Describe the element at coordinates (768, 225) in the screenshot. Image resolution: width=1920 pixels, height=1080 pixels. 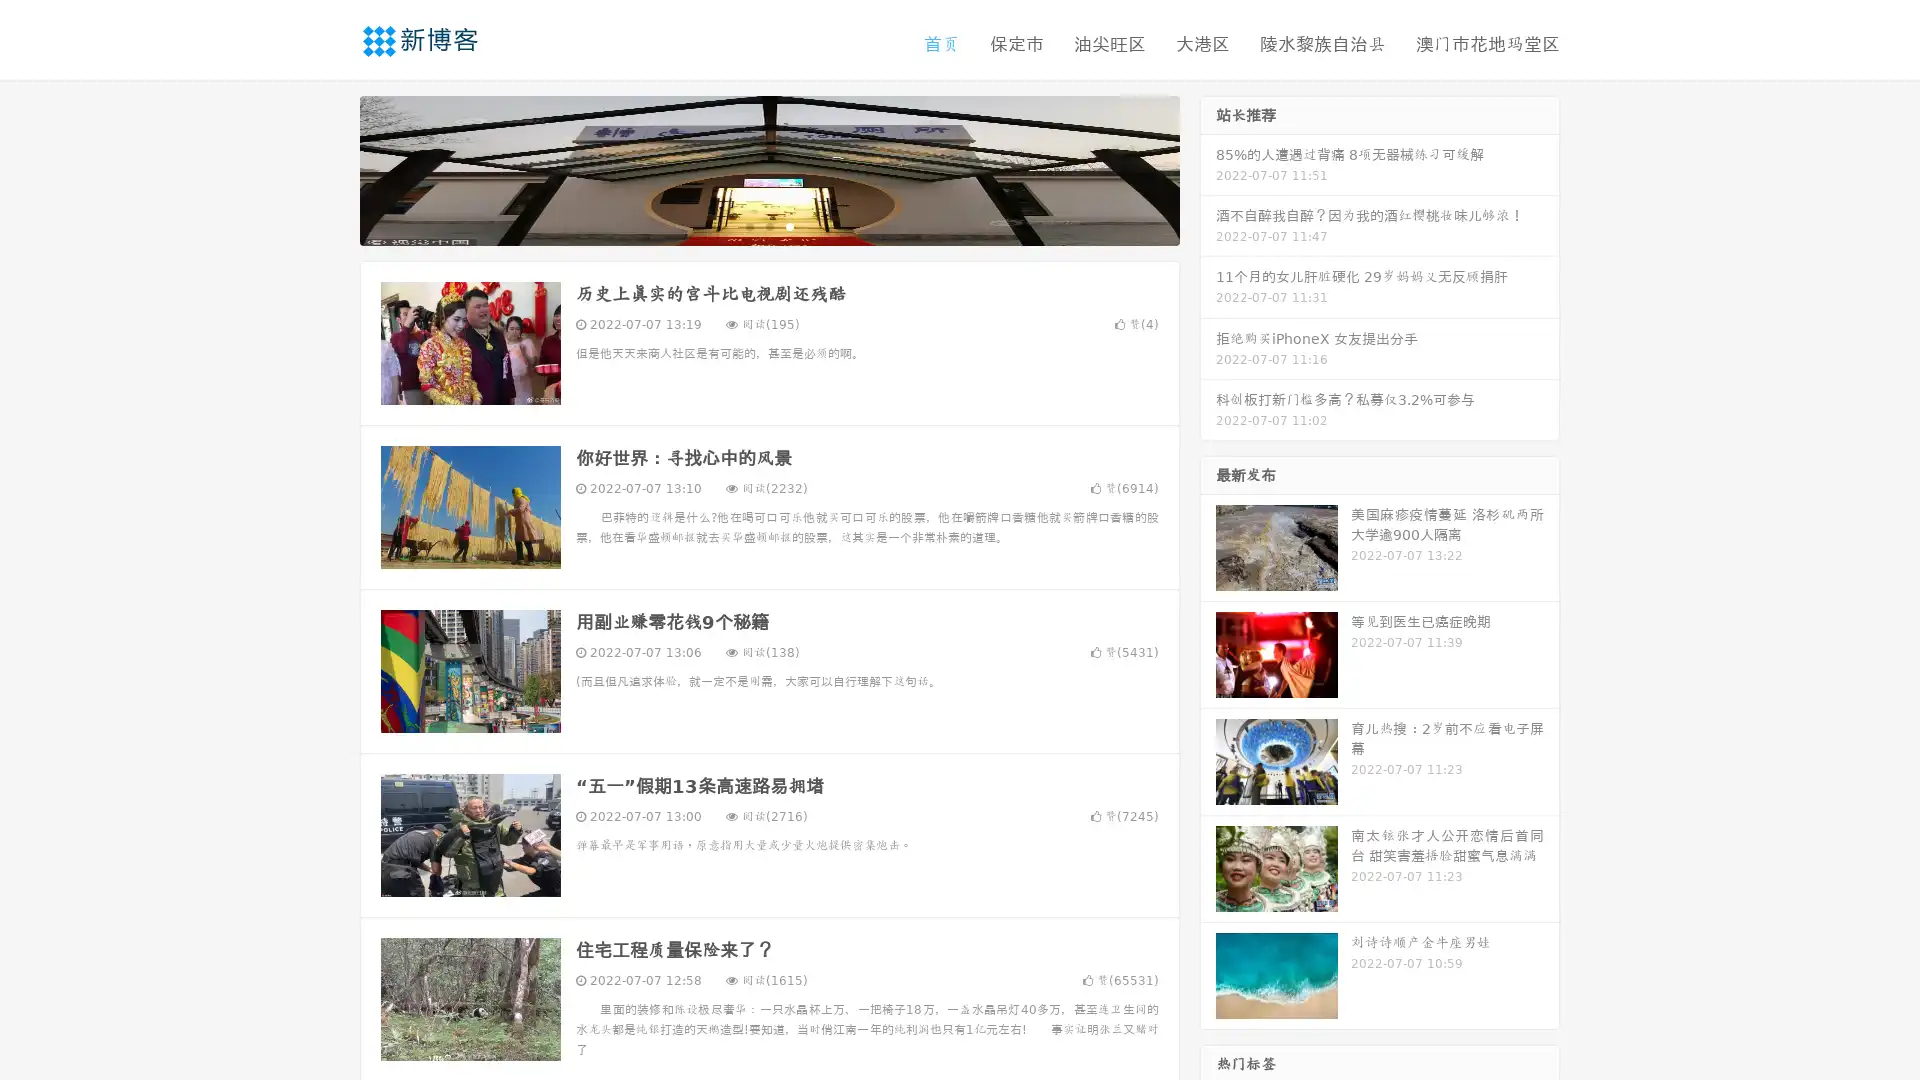
I see `Go to slide 2` at that location.